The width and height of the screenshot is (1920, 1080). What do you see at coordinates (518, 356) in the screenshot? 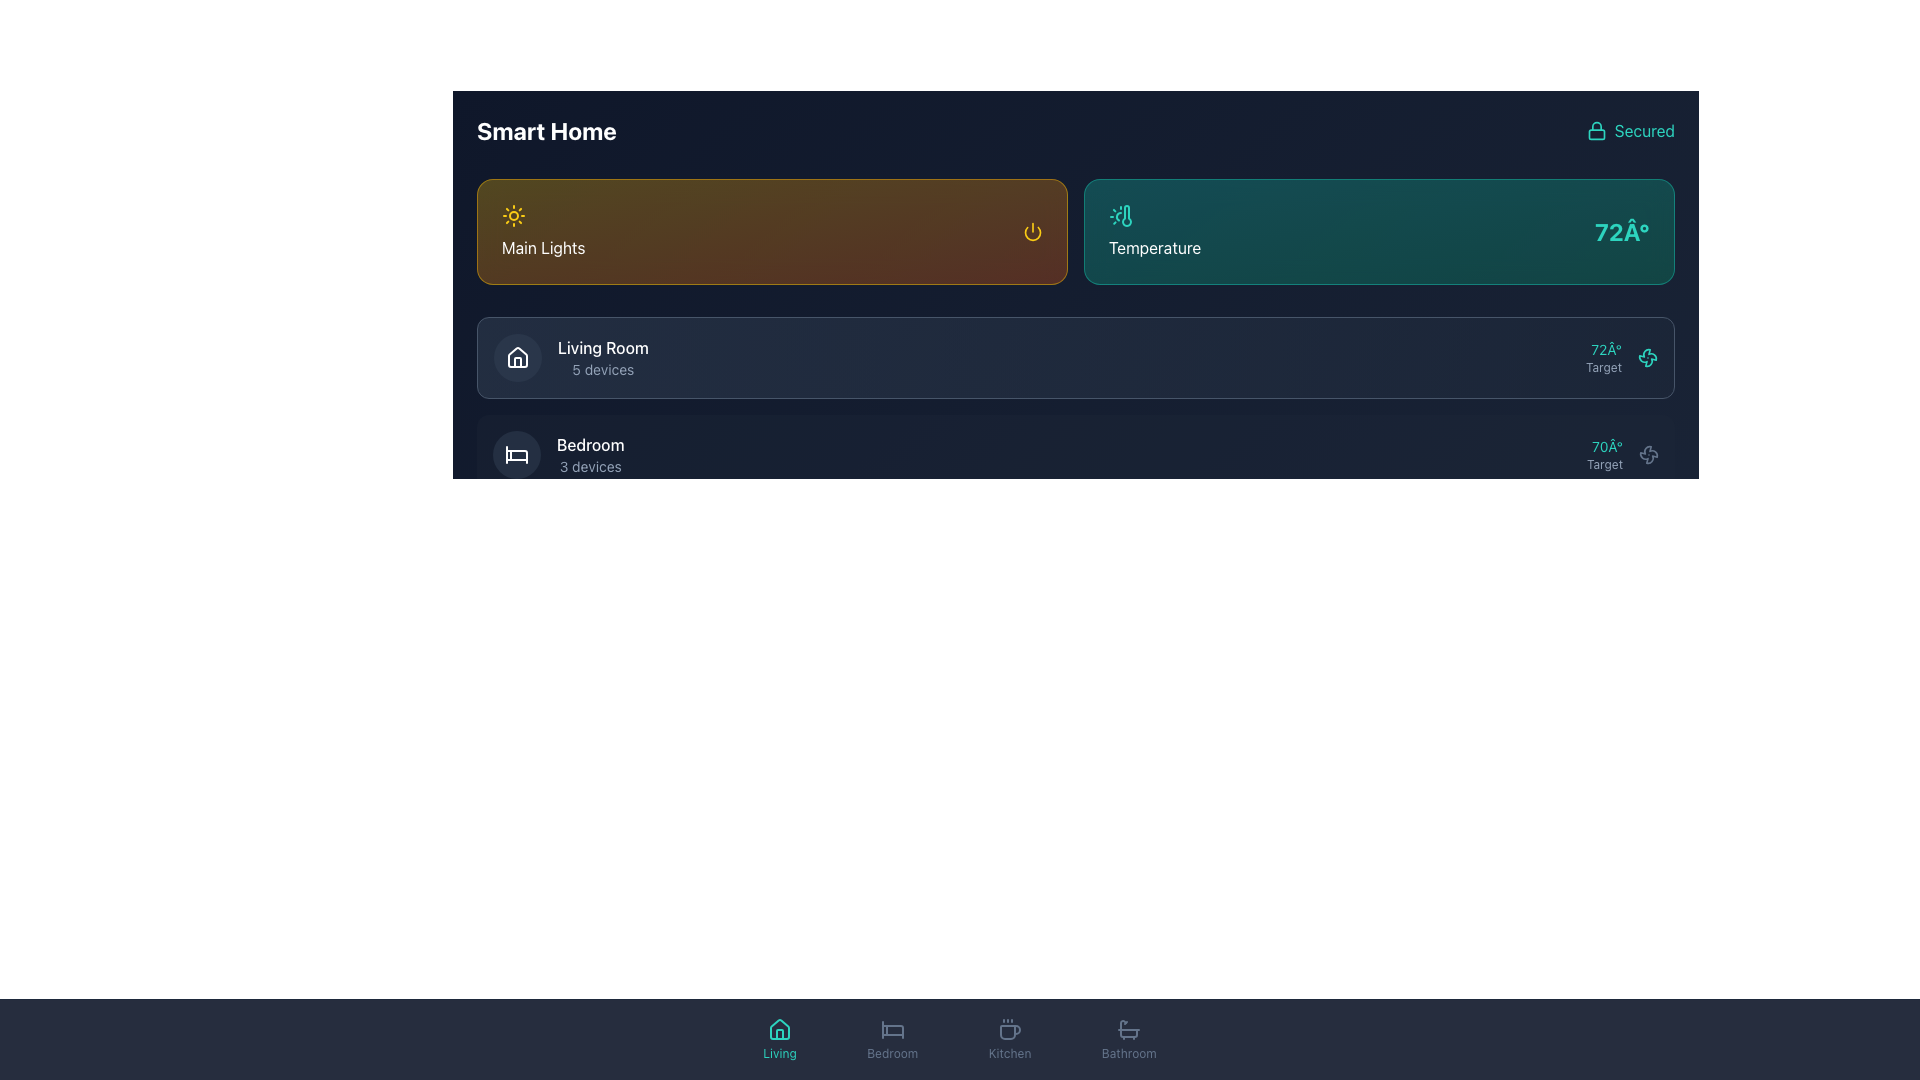
I see `the 'Living Room' icon, which visually represents the section in a vertical list of sections` at bounding box center [518, 356].